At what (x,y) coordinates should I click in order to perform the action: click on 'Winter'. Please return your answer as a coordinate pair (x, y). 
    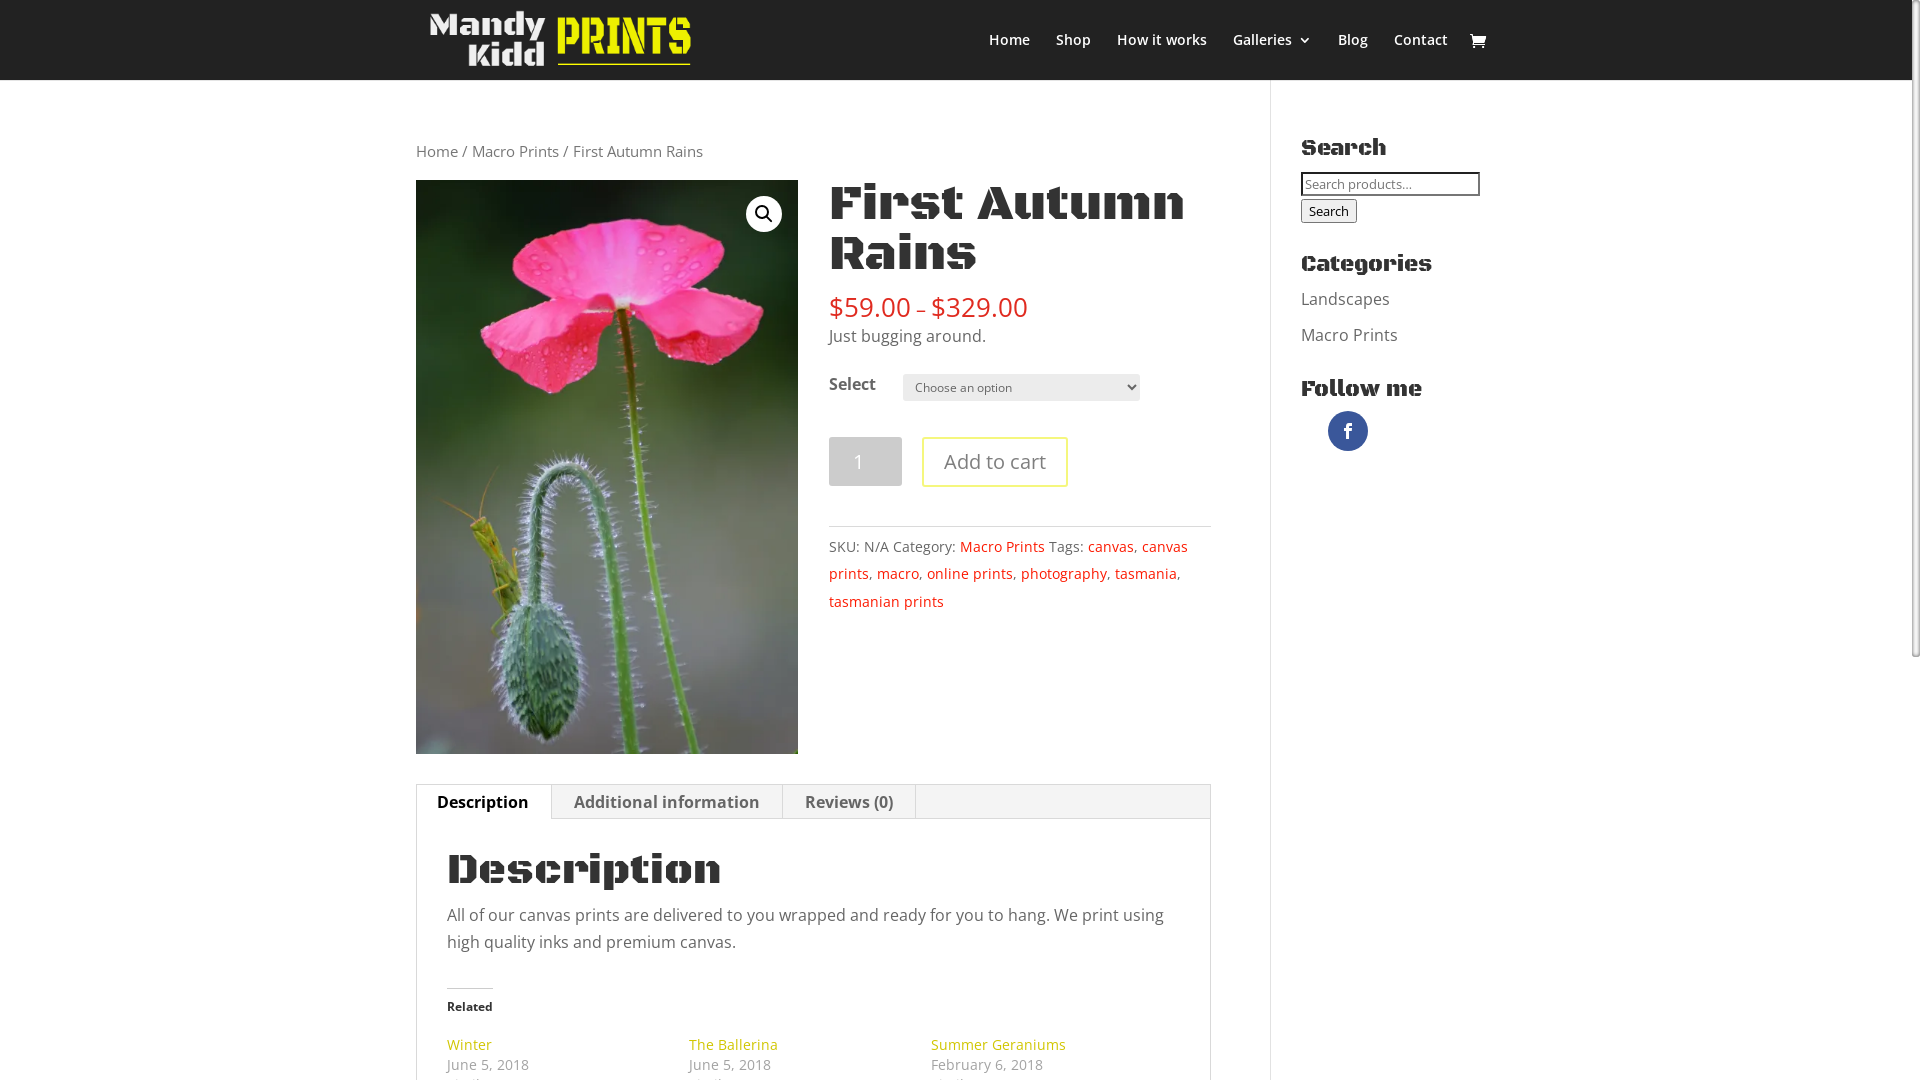
    Looking at the image, I should click on (445, 1043).